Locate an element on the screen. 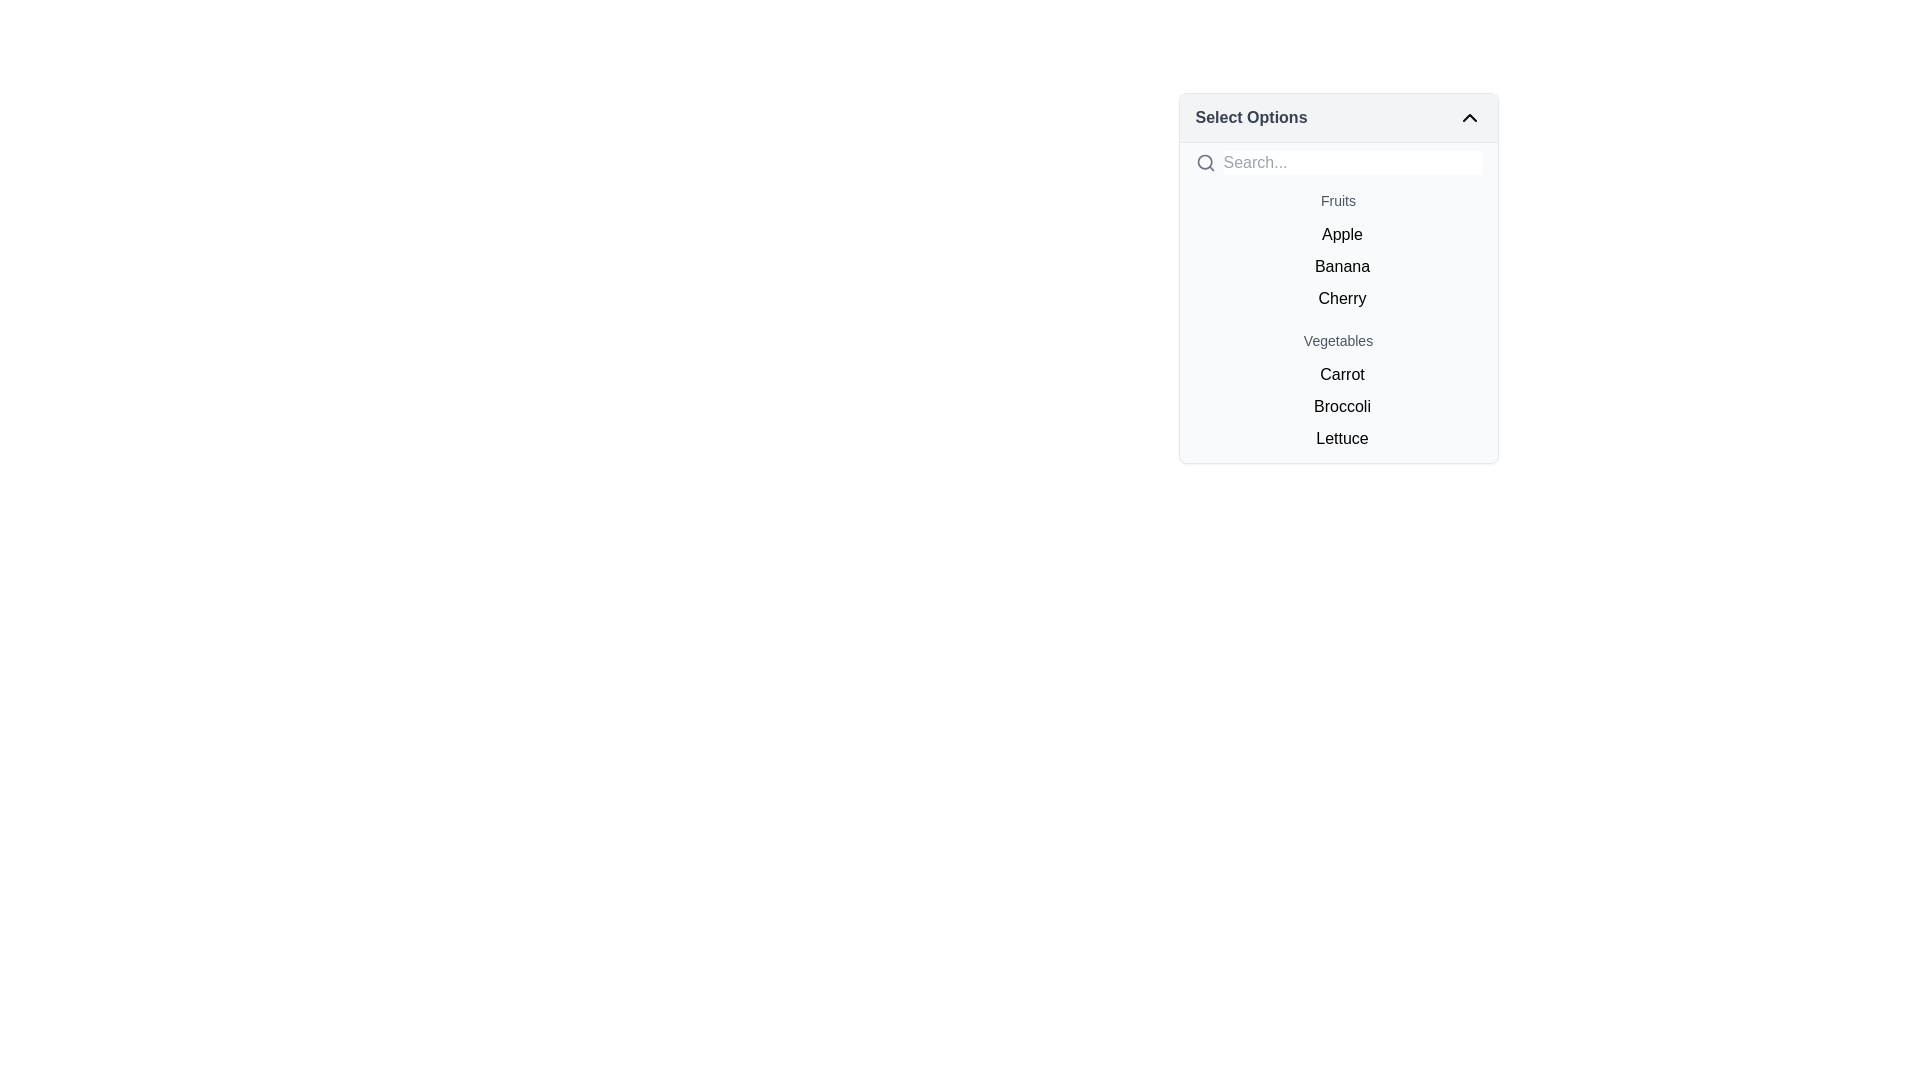  the 'Lettuce' option in the dropdown menu under the 'Vegetables' group is located at coordinates (1342, 438).